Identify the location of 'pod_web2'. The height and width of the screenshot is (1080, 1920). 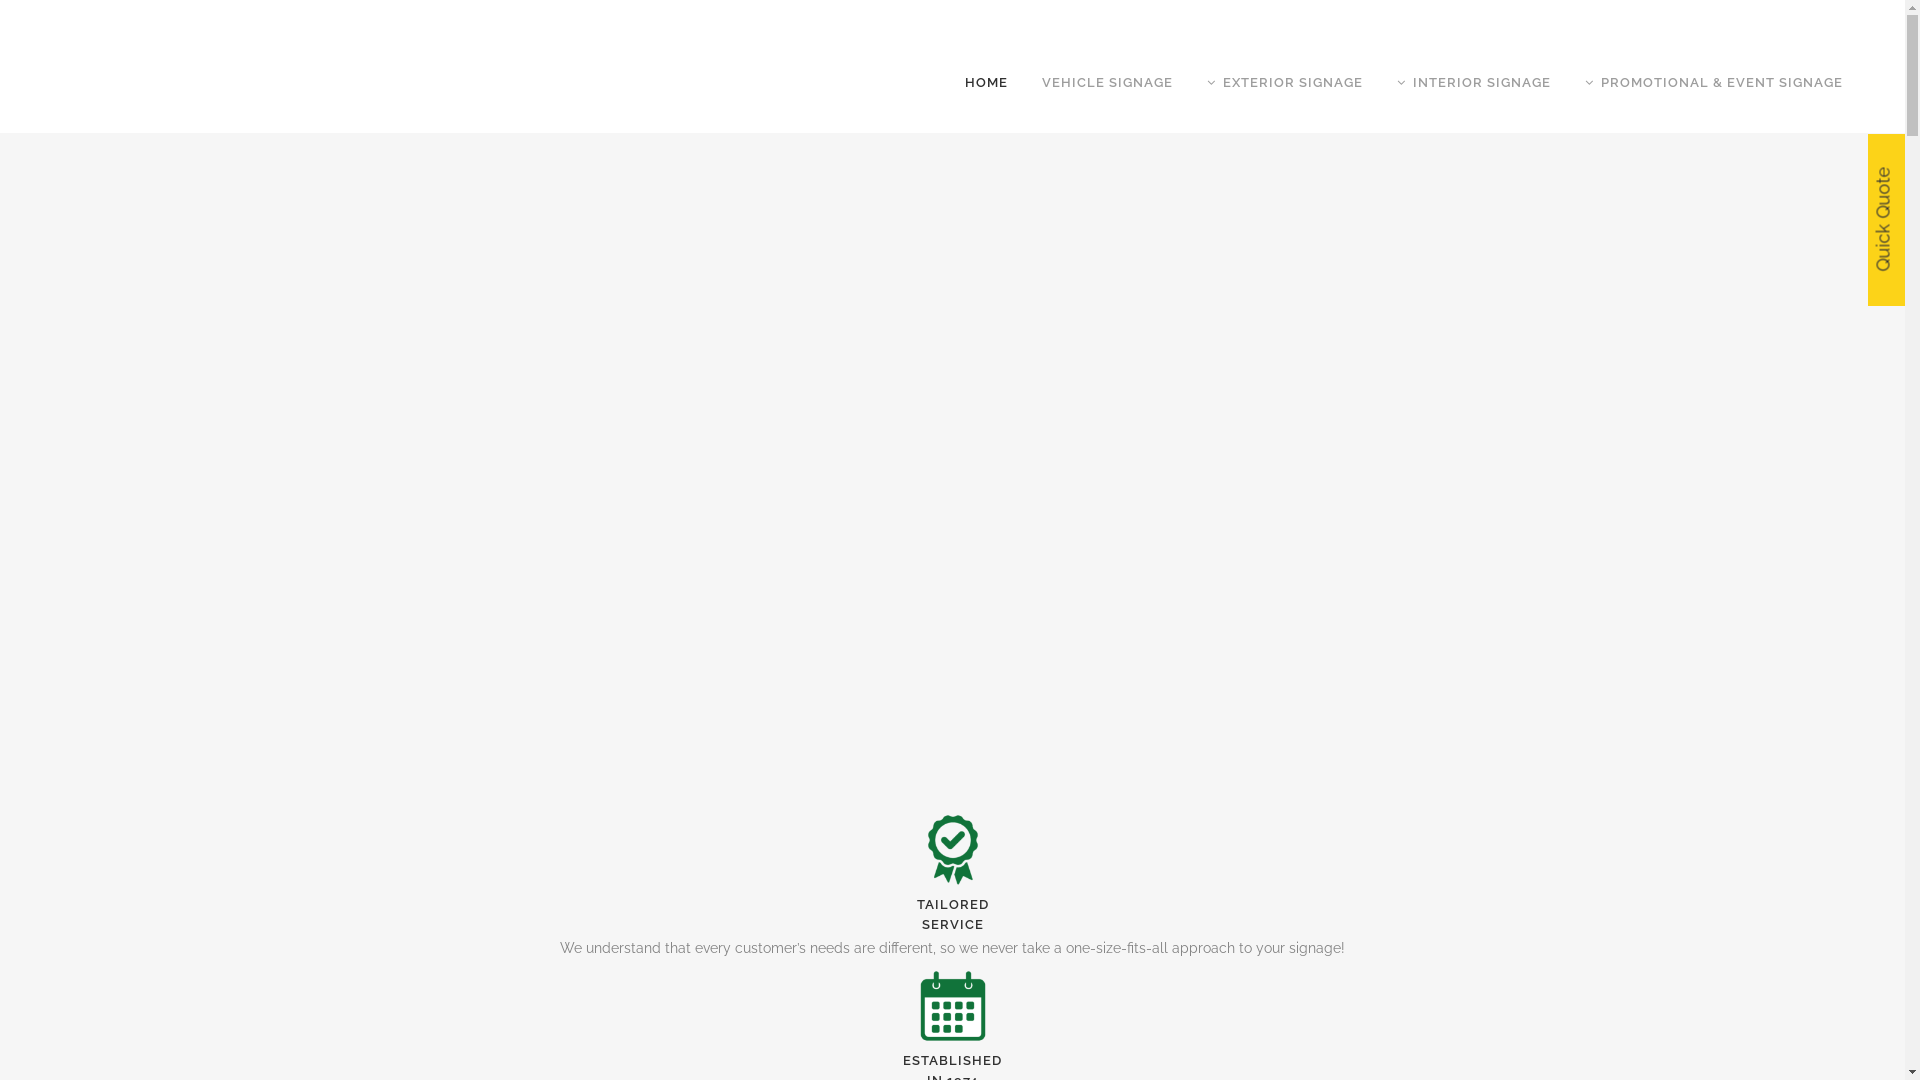
(952, 1006).